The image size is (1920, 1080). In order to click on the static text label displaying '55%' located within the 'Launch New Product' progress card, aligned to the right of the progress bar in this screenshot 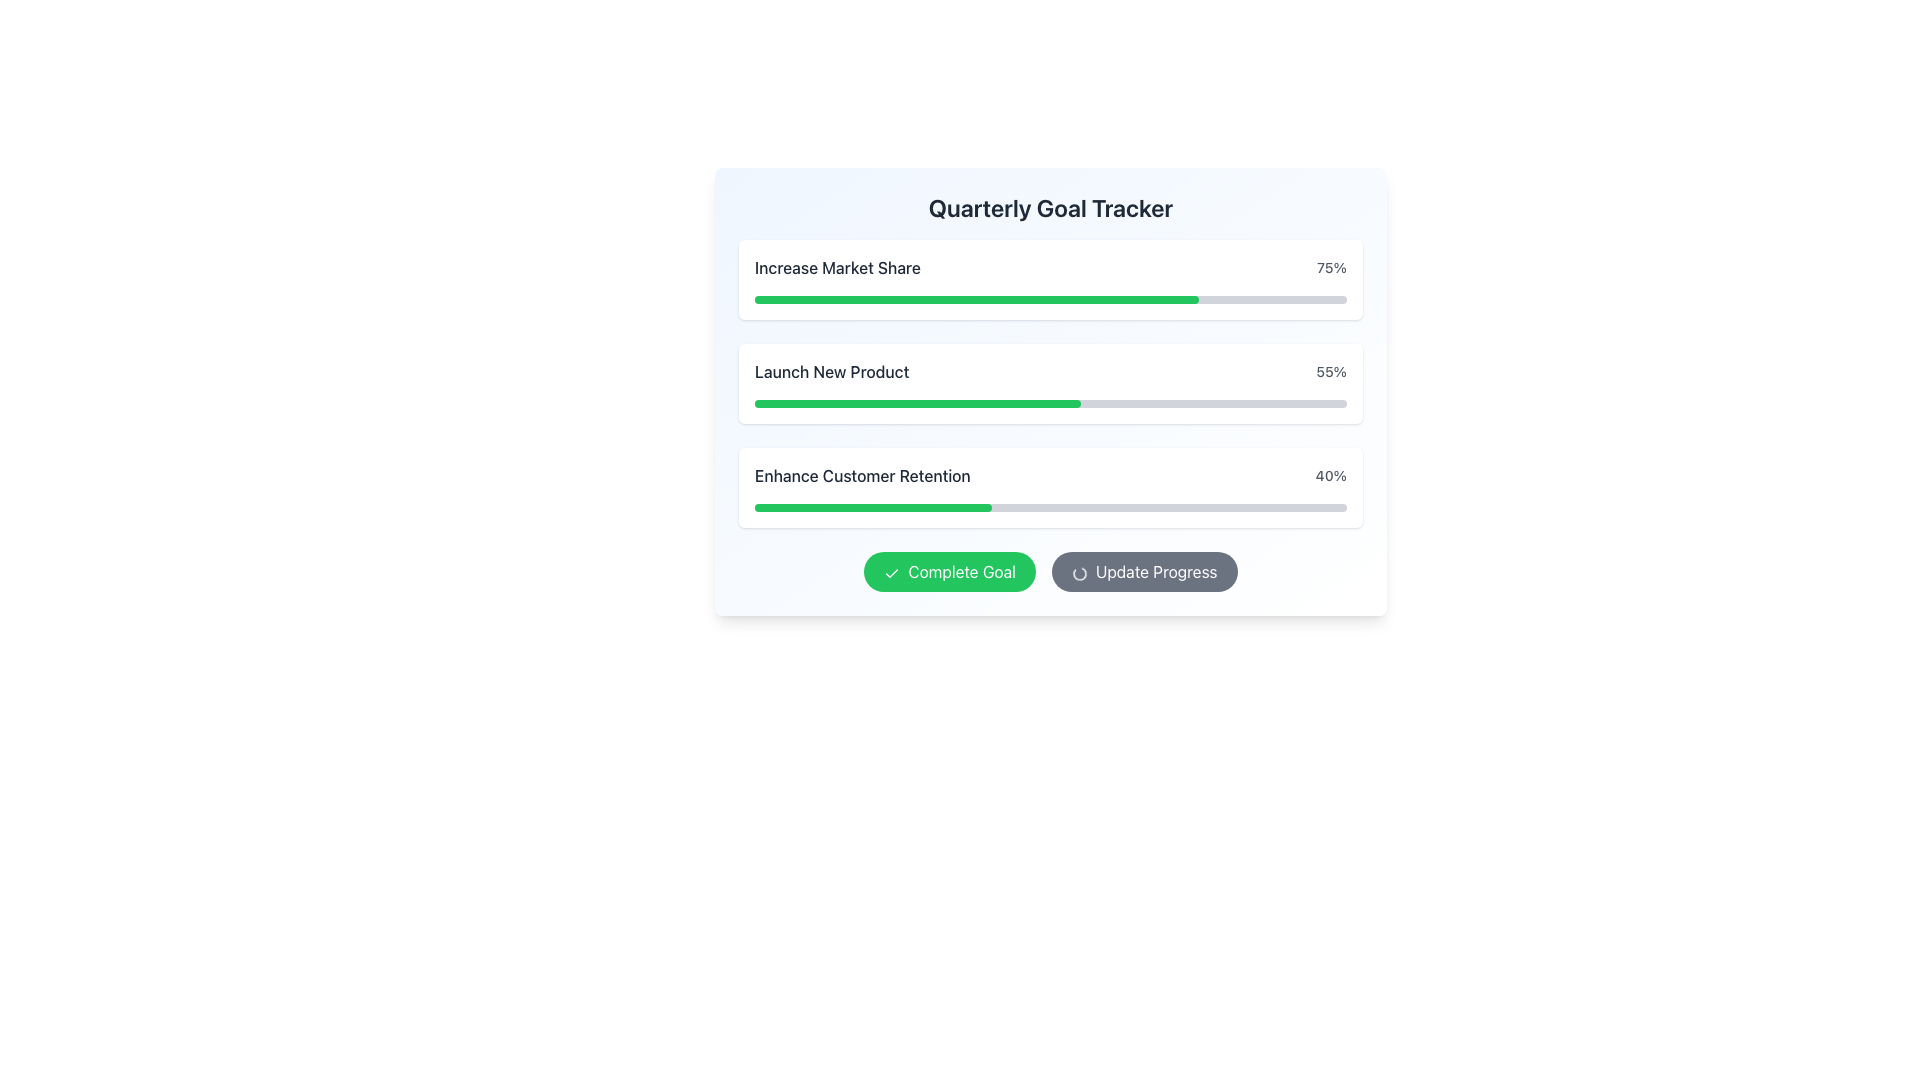, I will do `click(1331, 371)`.